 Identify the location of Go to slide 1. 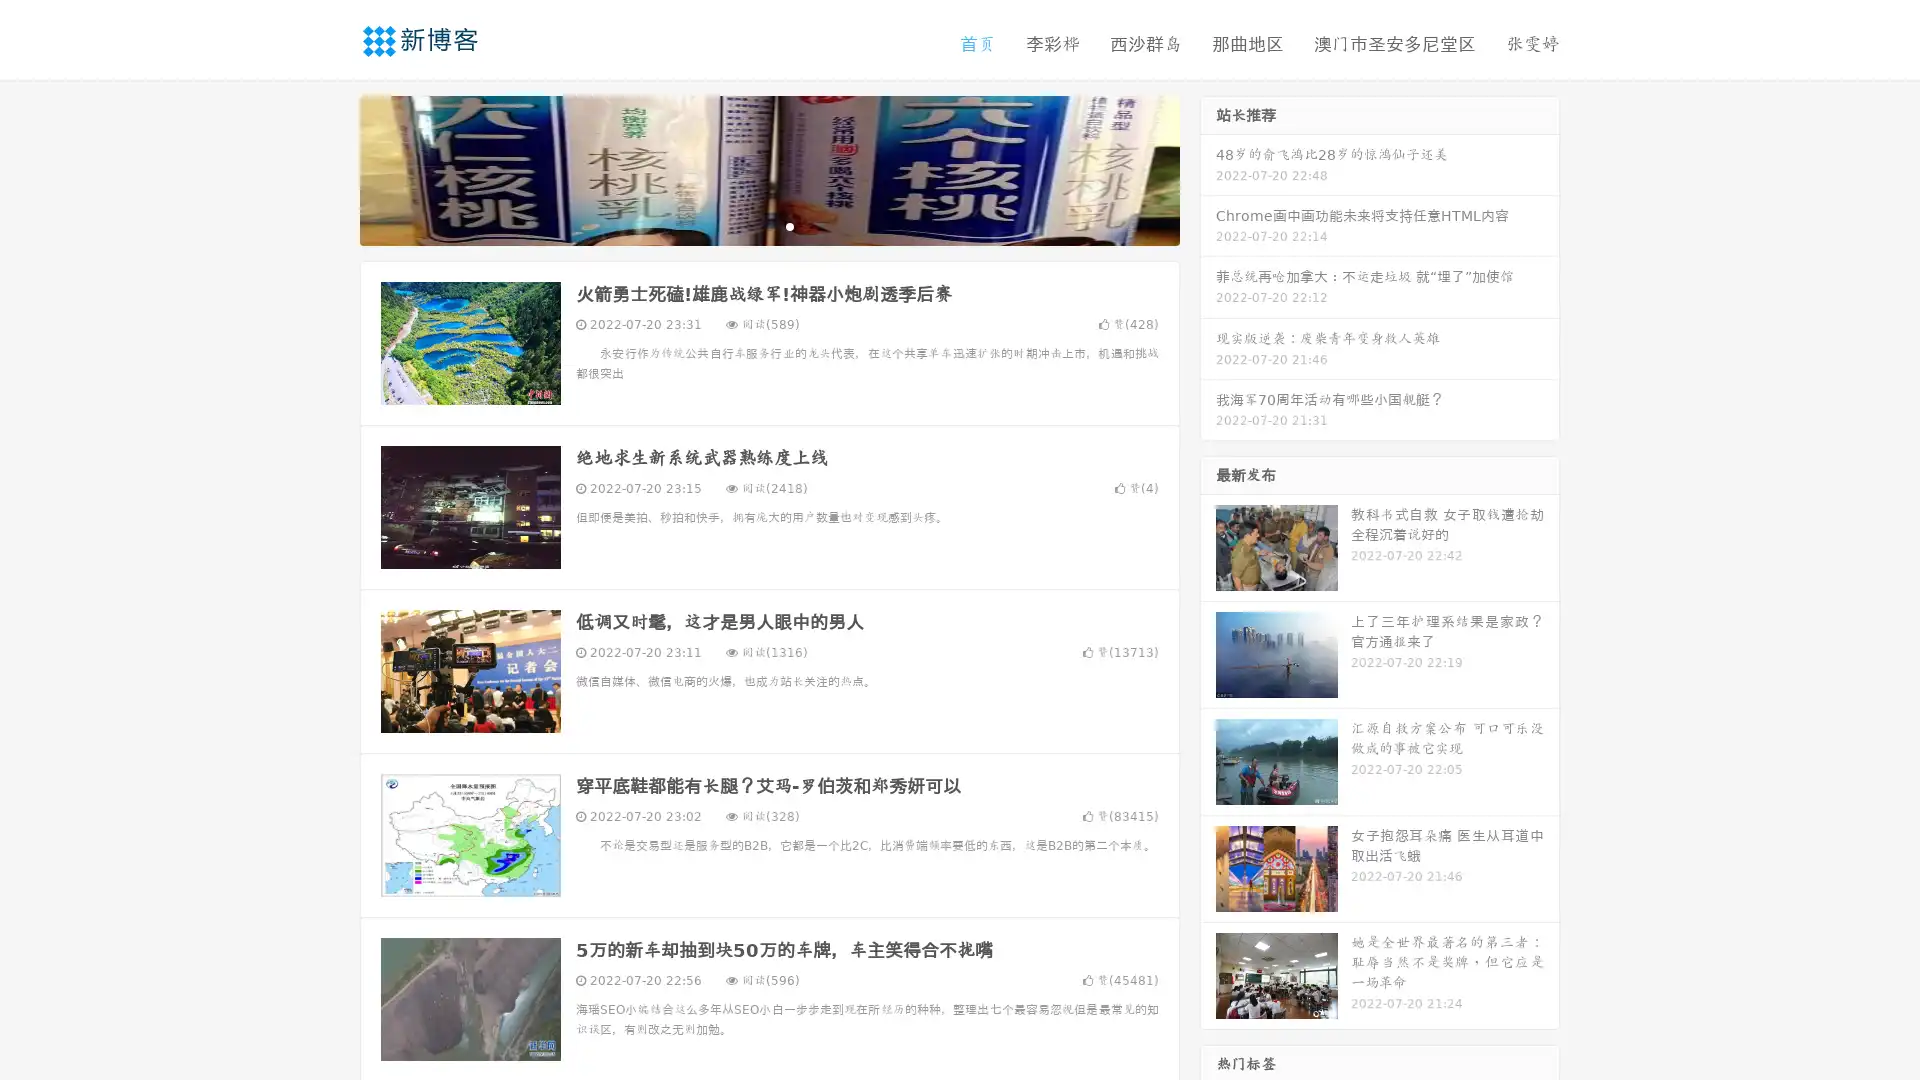
(748, 225).